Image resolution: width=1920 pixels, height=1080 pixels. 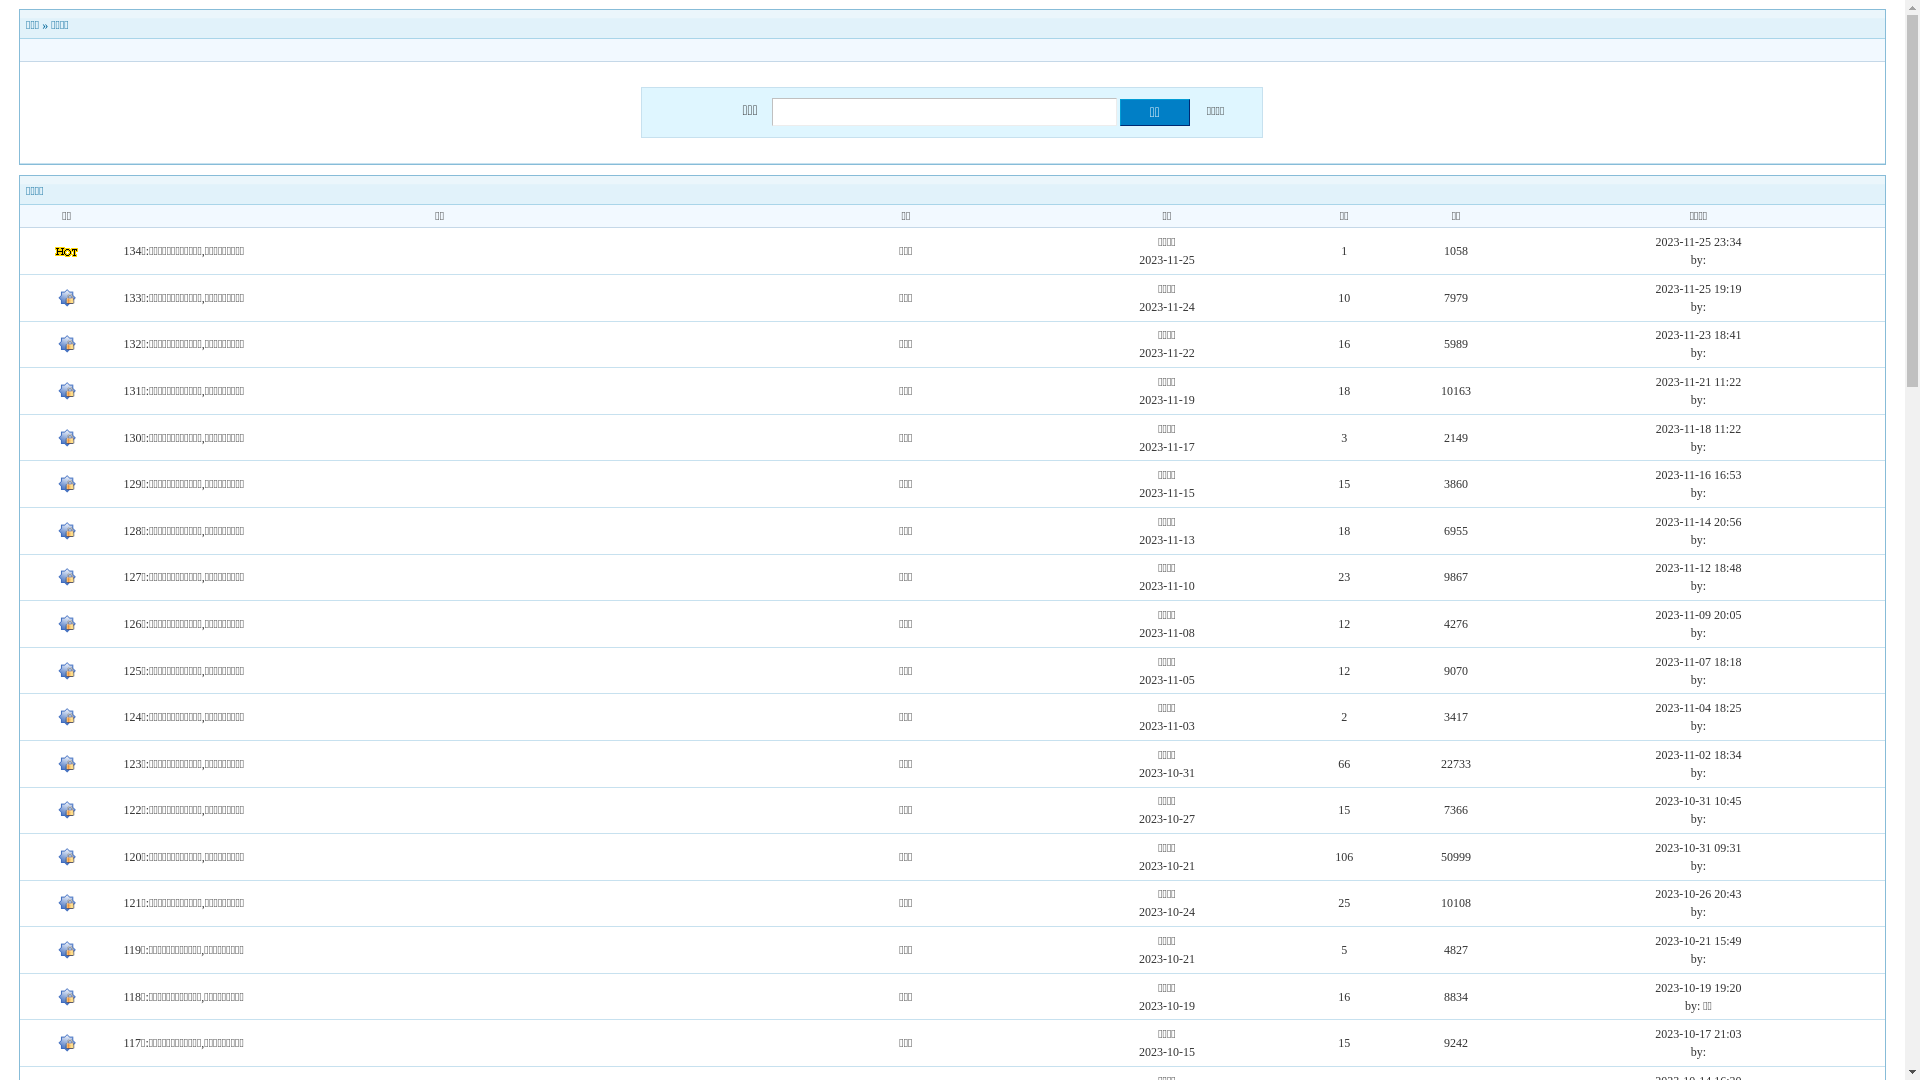 What do you see at coordinates (1697, 941) in the screenshot?
I see `'2023-10-21 15:49'` at bounding box center [1697, 941].